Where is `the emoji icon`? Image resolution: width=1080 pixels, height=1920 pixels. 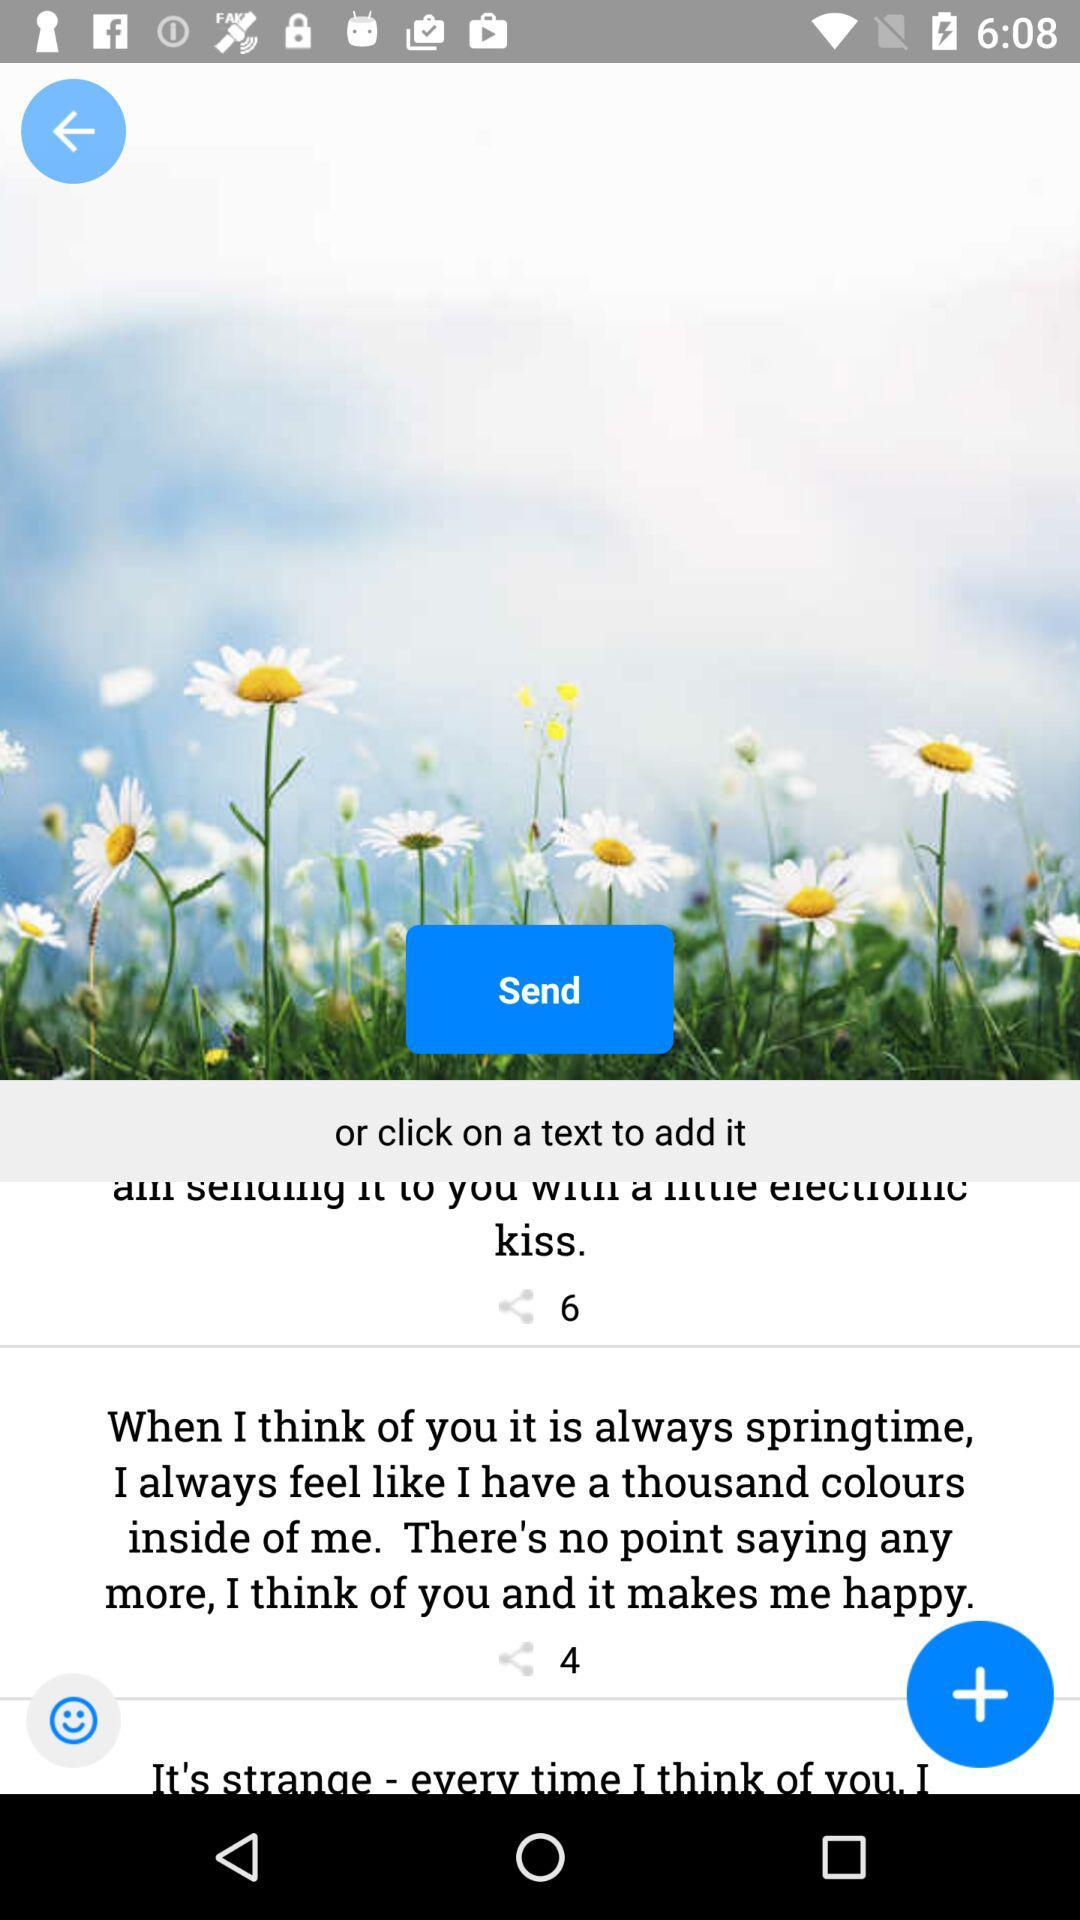 the emoji icon is located at coordinates (72, 1719).